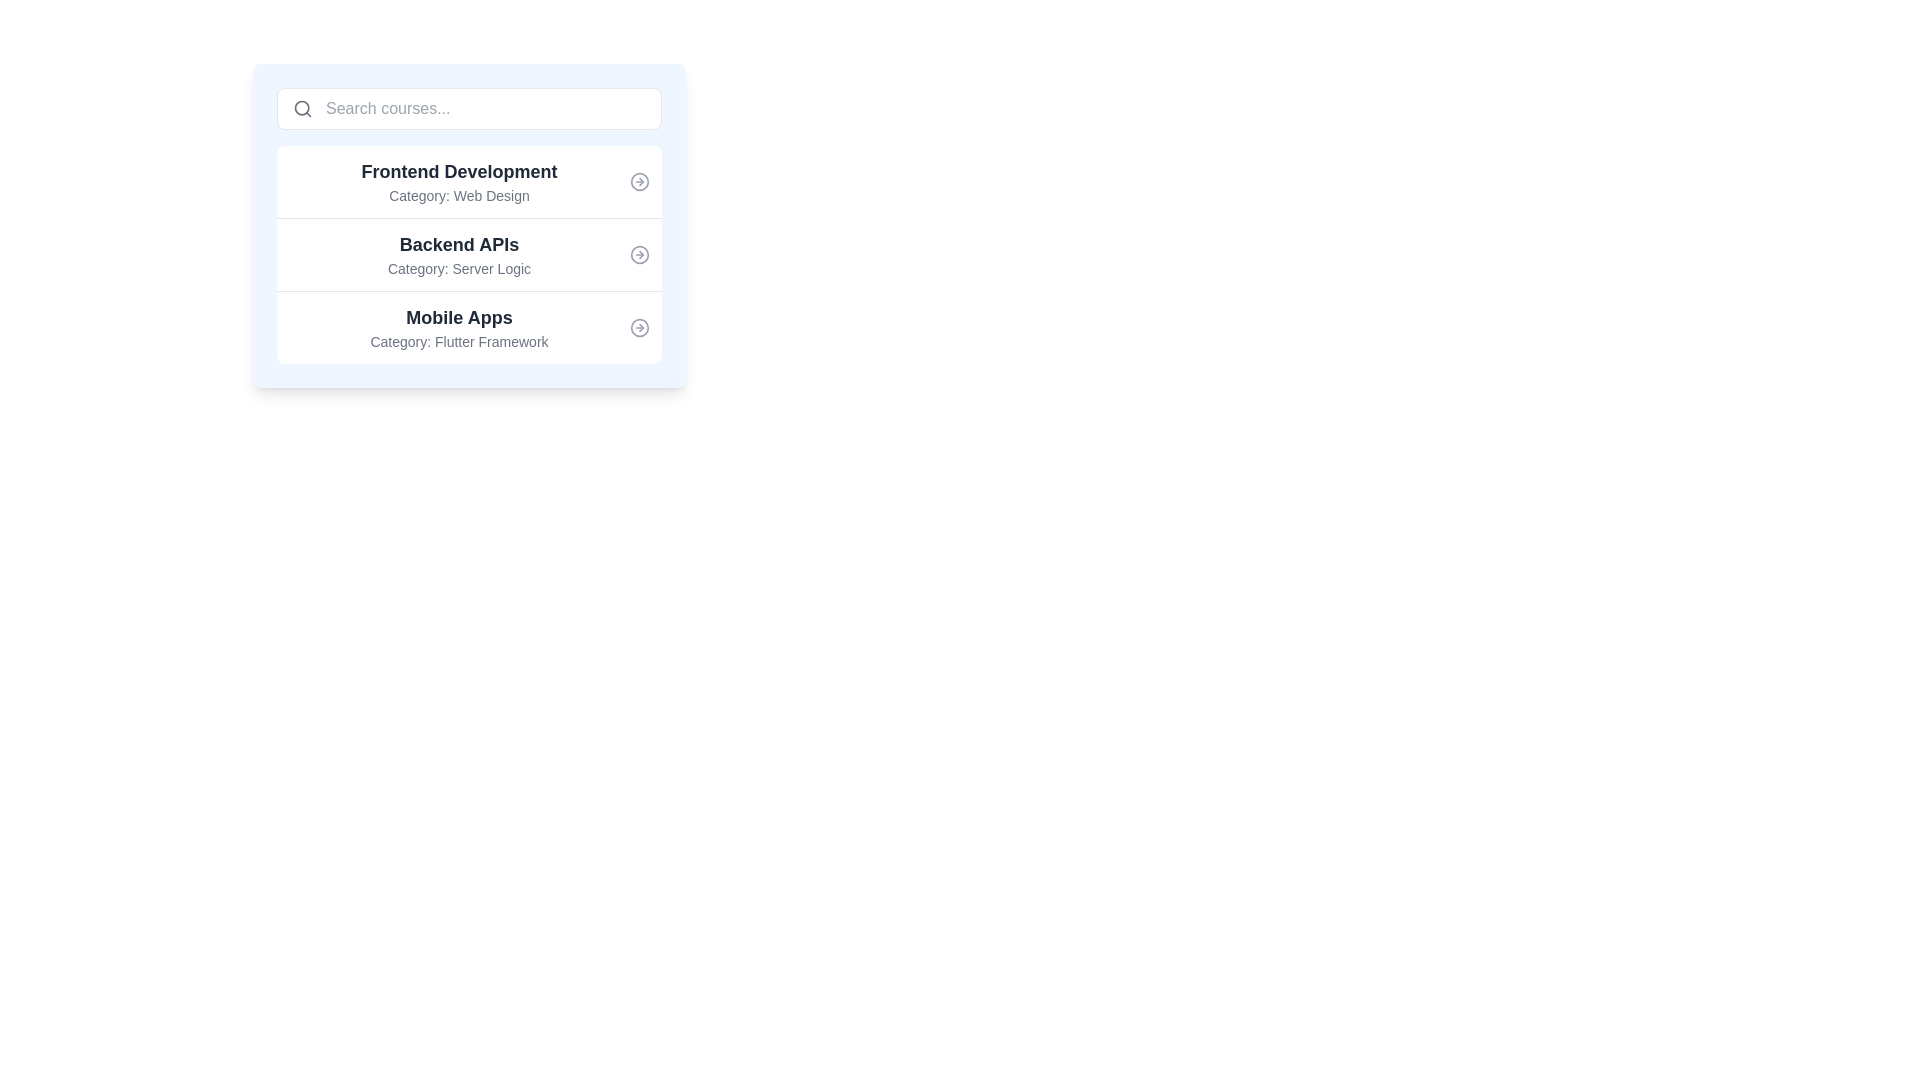 The height and width of the screenshot is (1080, 1920). Describe the element at coordinates (468, 181) in the screenshot. I see `the first list item labeled 'Frontend Development' for accessibility navigation` at that location.